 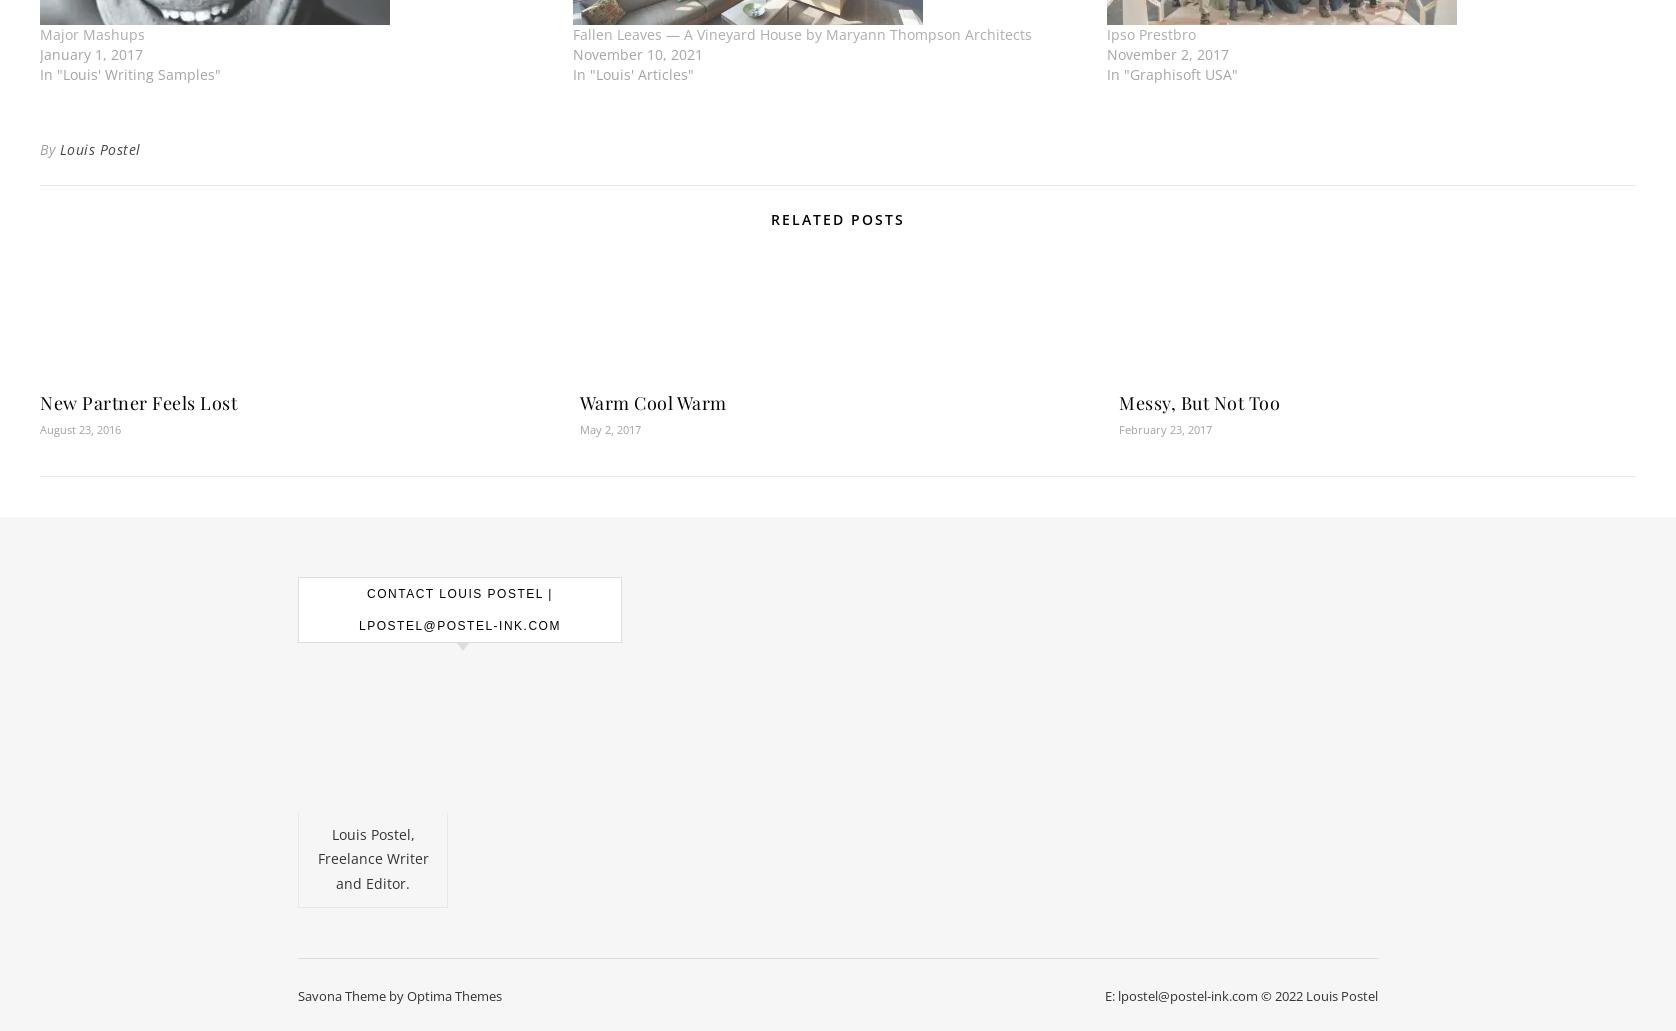 What do you see at coordinates (80, 429) in the screenshot?
I see `'August 23, 2016'` at bounding box center [80, 429].